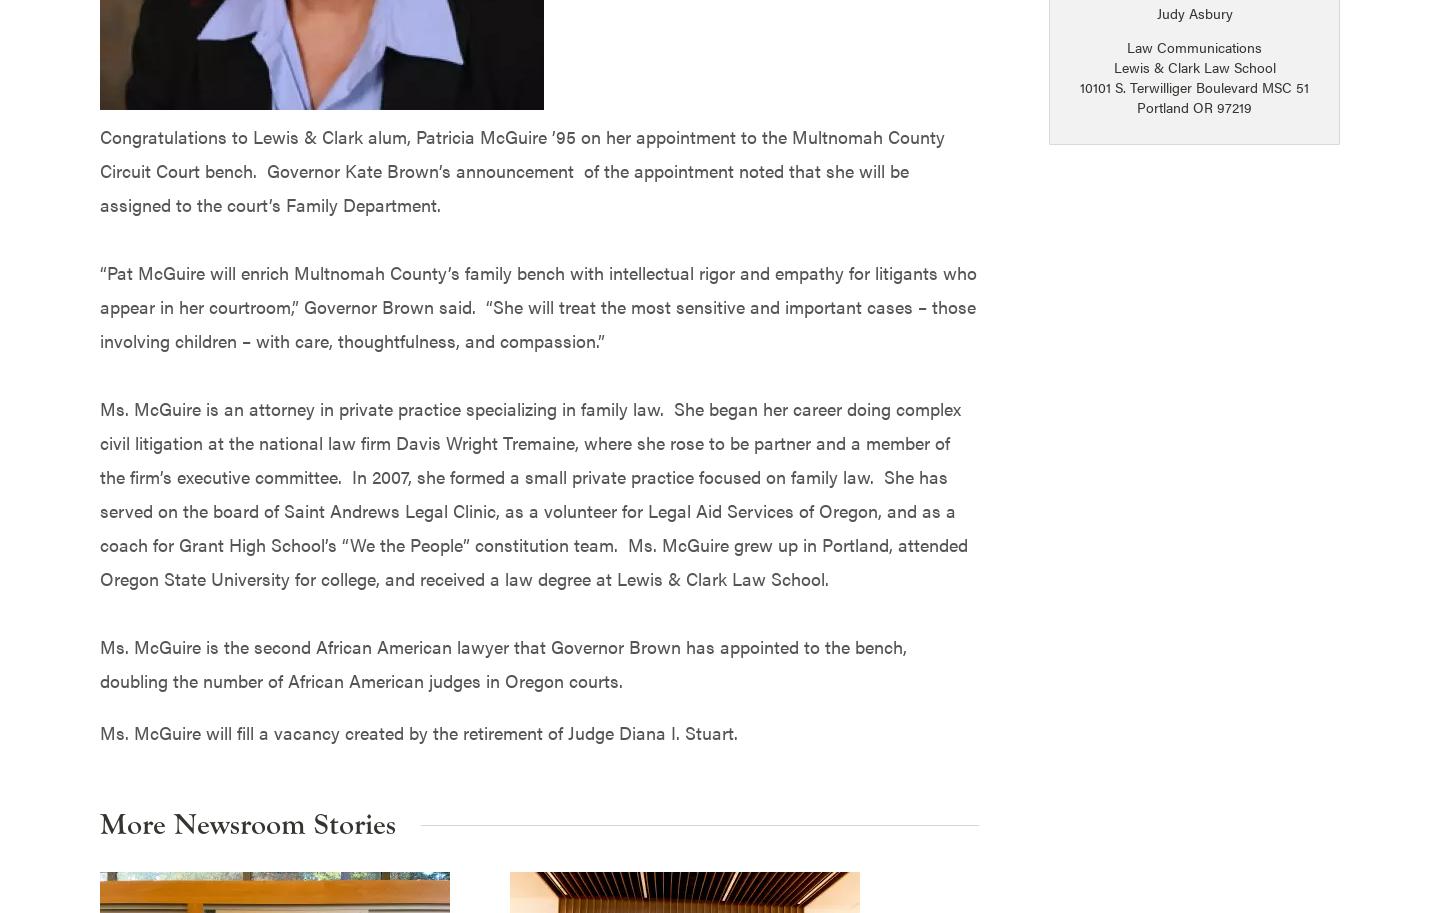 The image size is (1440, 913). I want to click on '10101 S. Terwilliger Boulevard', so click(1171, 86).